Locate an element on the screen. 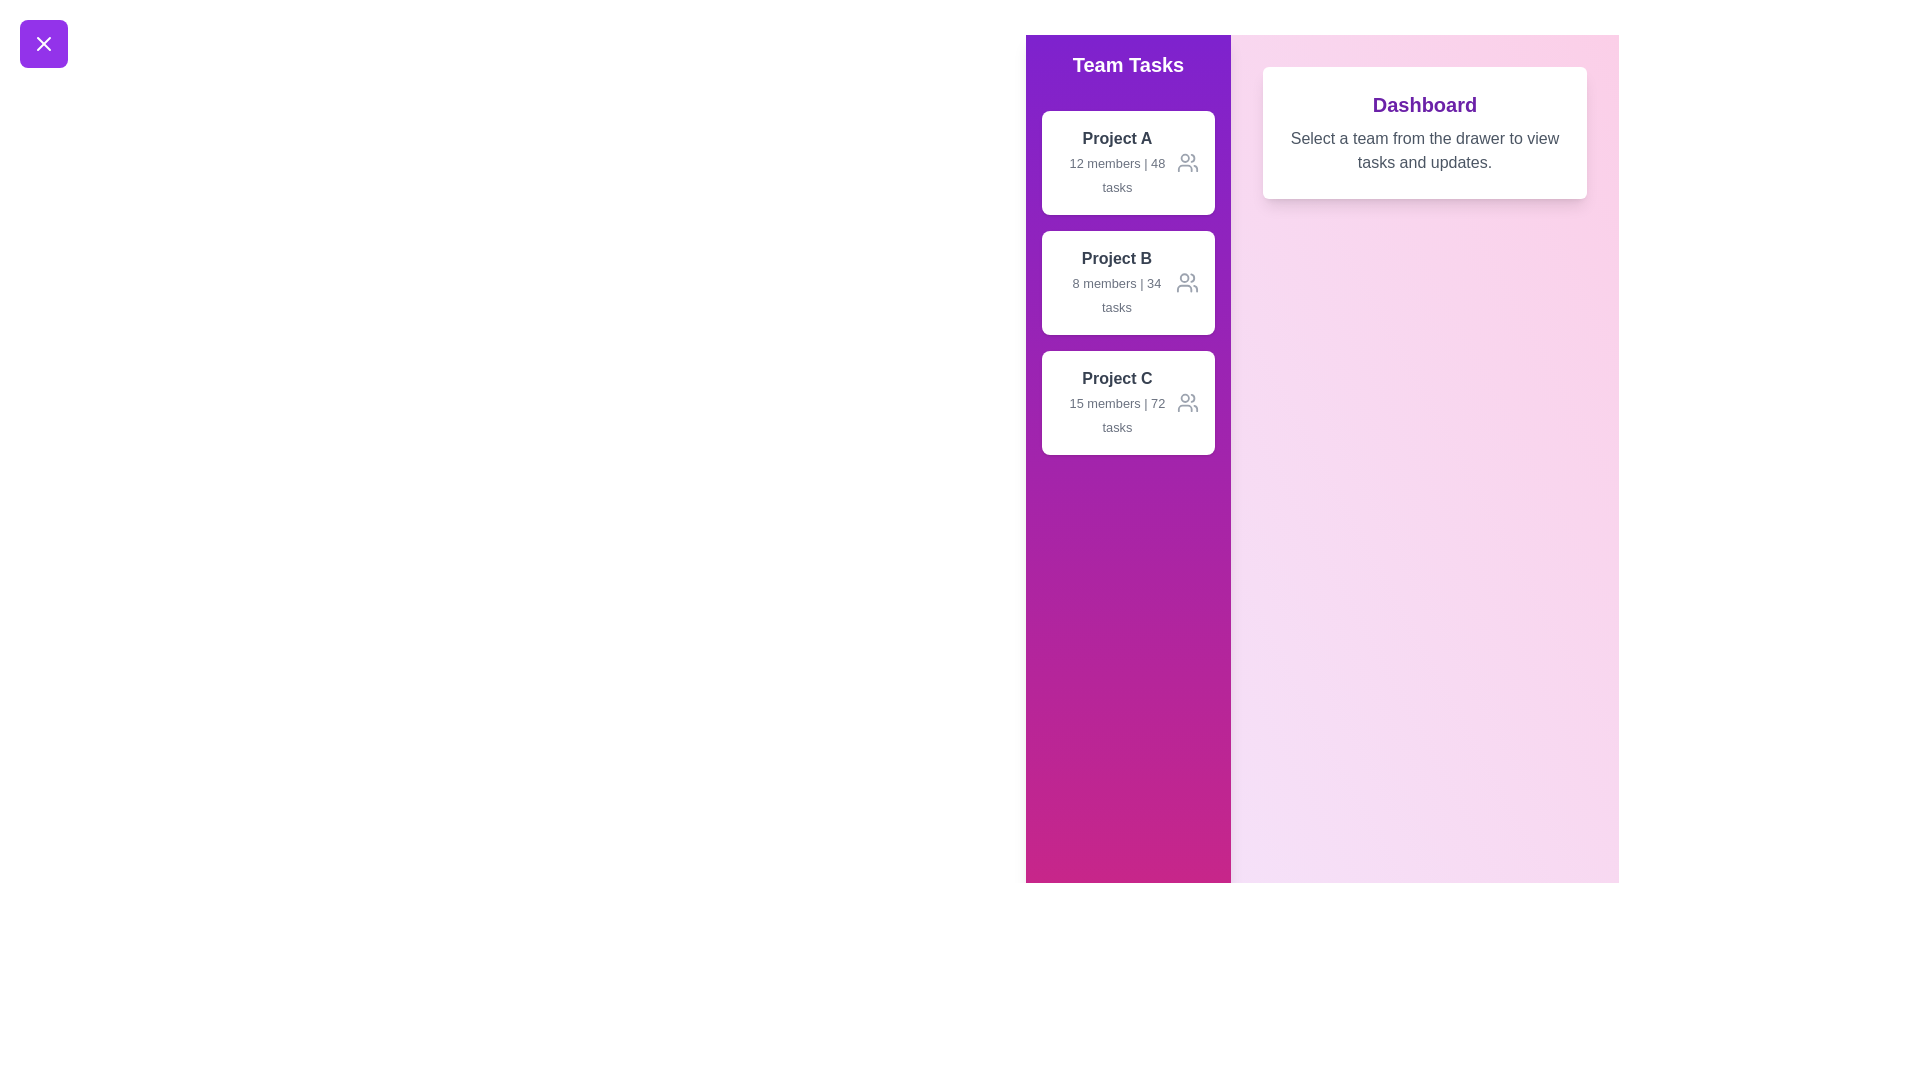 This screenshot has height=1080, width=1920. the Team Tasks drawer header to interact with it is located at coordinates (1128, 64).